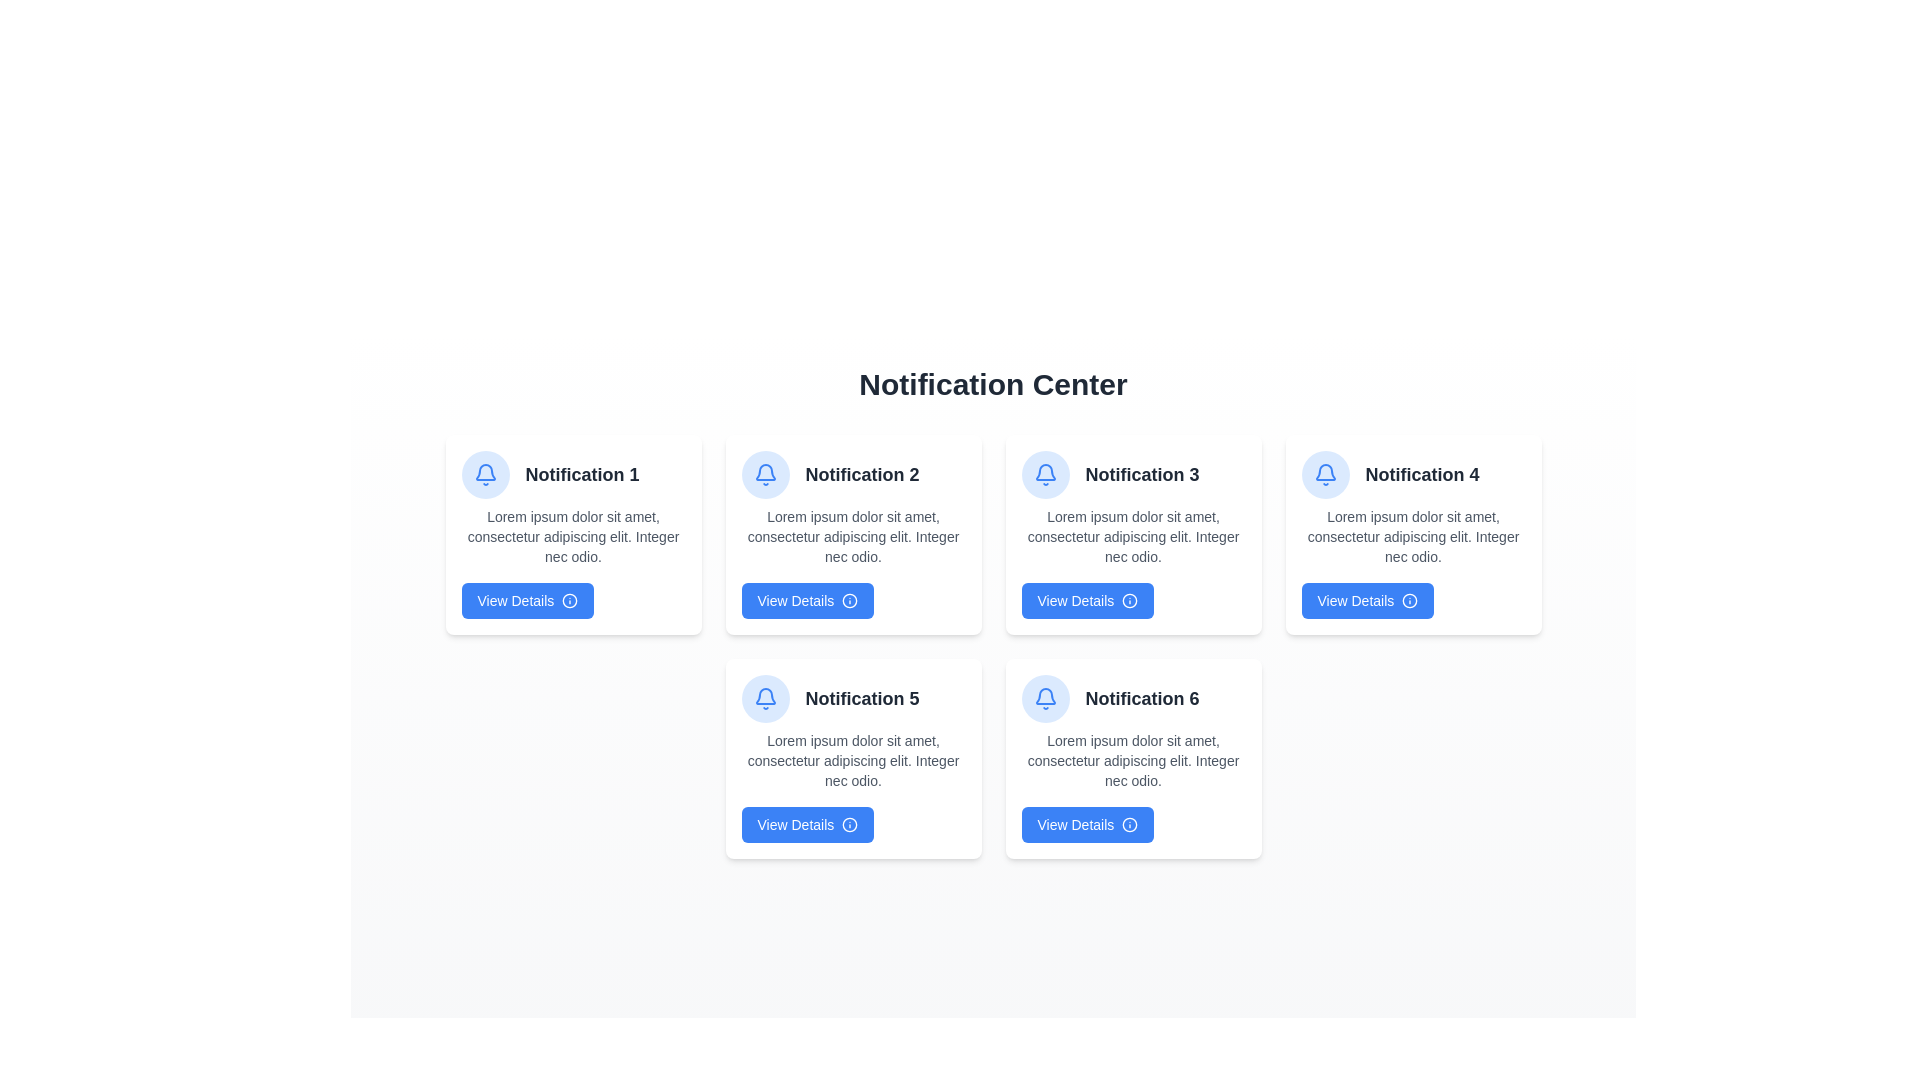  I want to click on the 'Notification 3' text, which is the title of the third notification in the notification grid, despite it being marked as non-interactive, so click(1142, 474).